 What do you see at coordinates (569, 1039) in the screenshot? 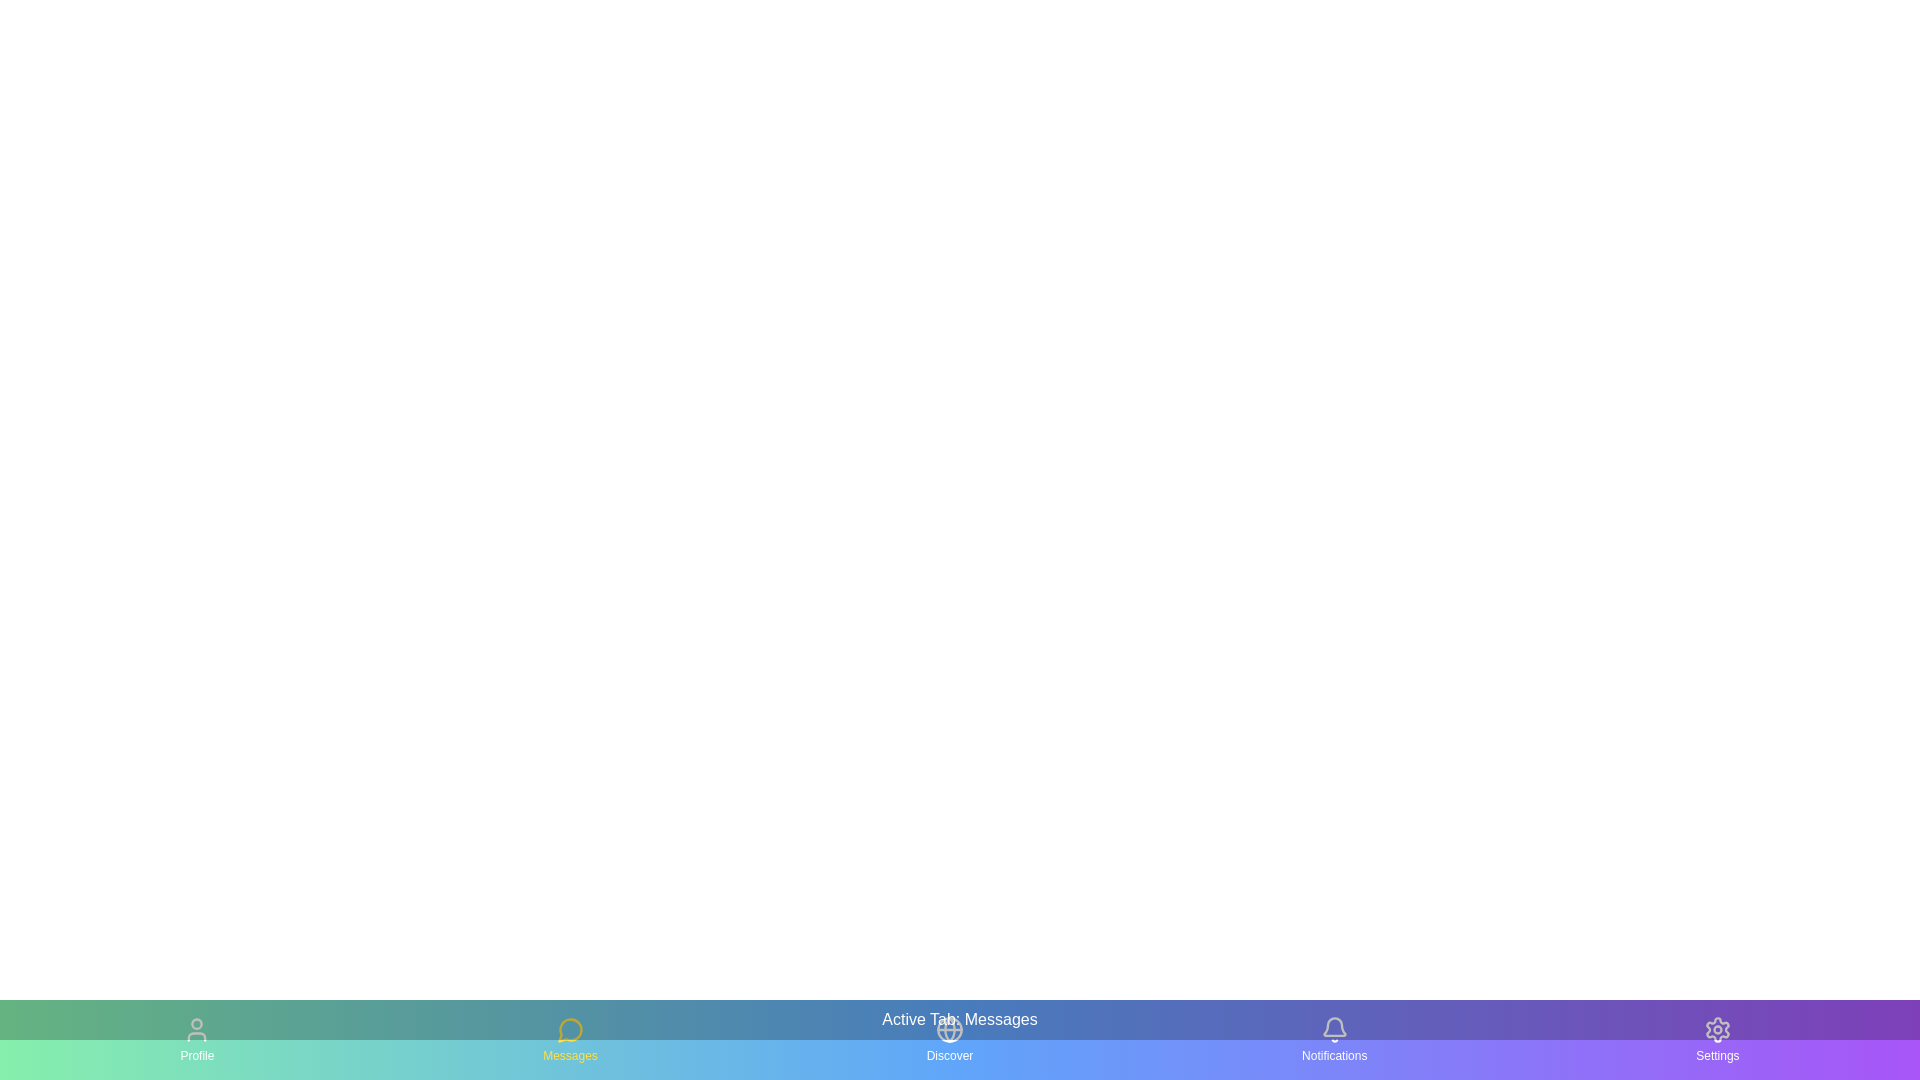
I see `the tab icon corresponding to Messages` at bounding box center [569, 1039].